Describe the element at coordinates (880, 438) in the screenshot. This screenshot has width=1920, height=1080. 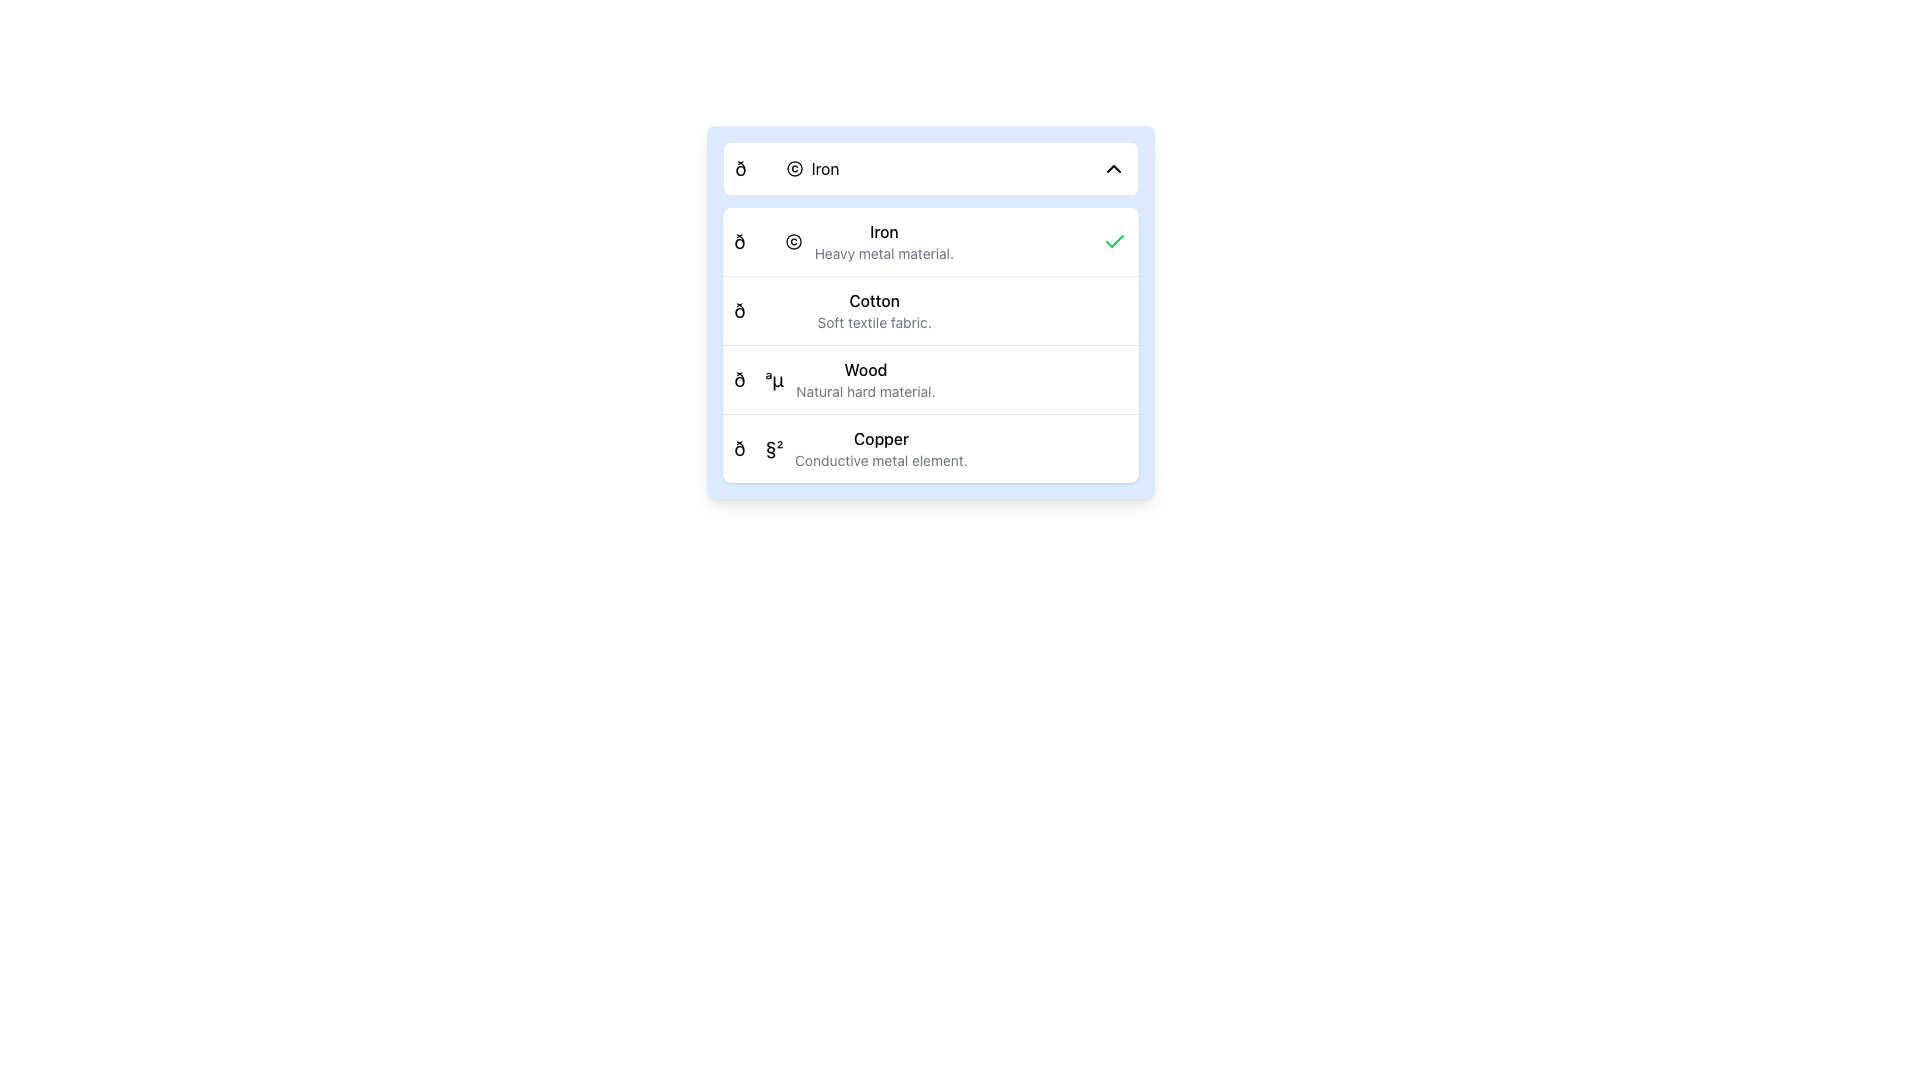
I see `the 'Copper' text label` at that location.